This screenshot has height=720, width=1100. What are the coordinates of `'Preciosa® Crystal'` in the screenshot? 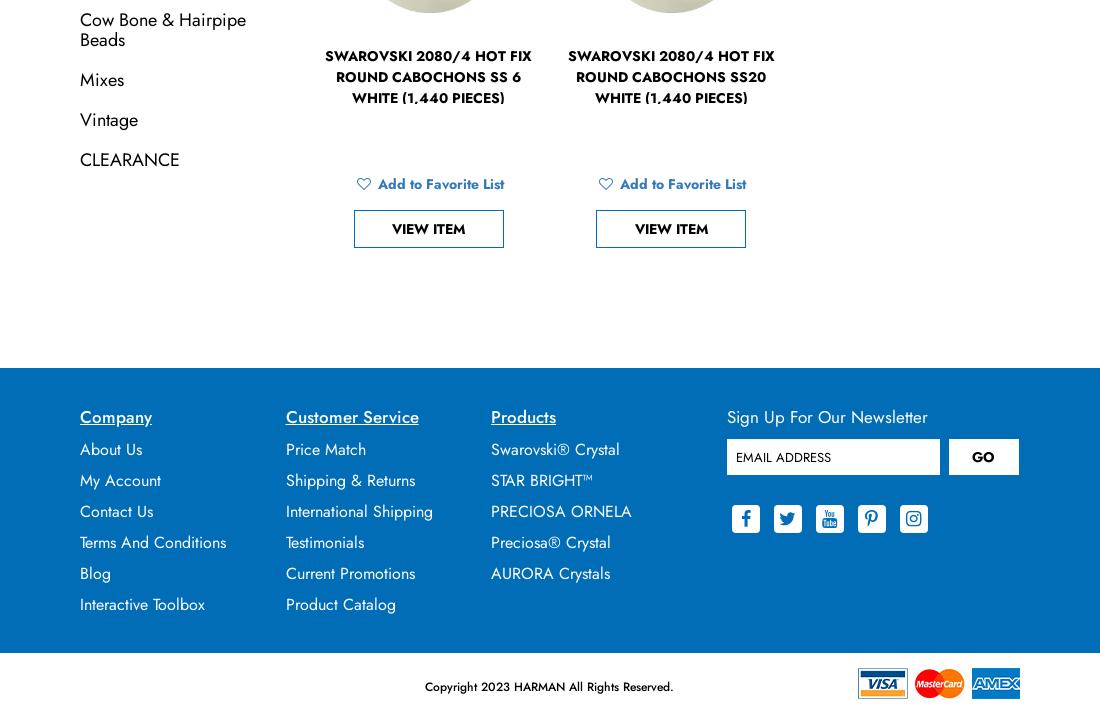 It's located at (550, 542).